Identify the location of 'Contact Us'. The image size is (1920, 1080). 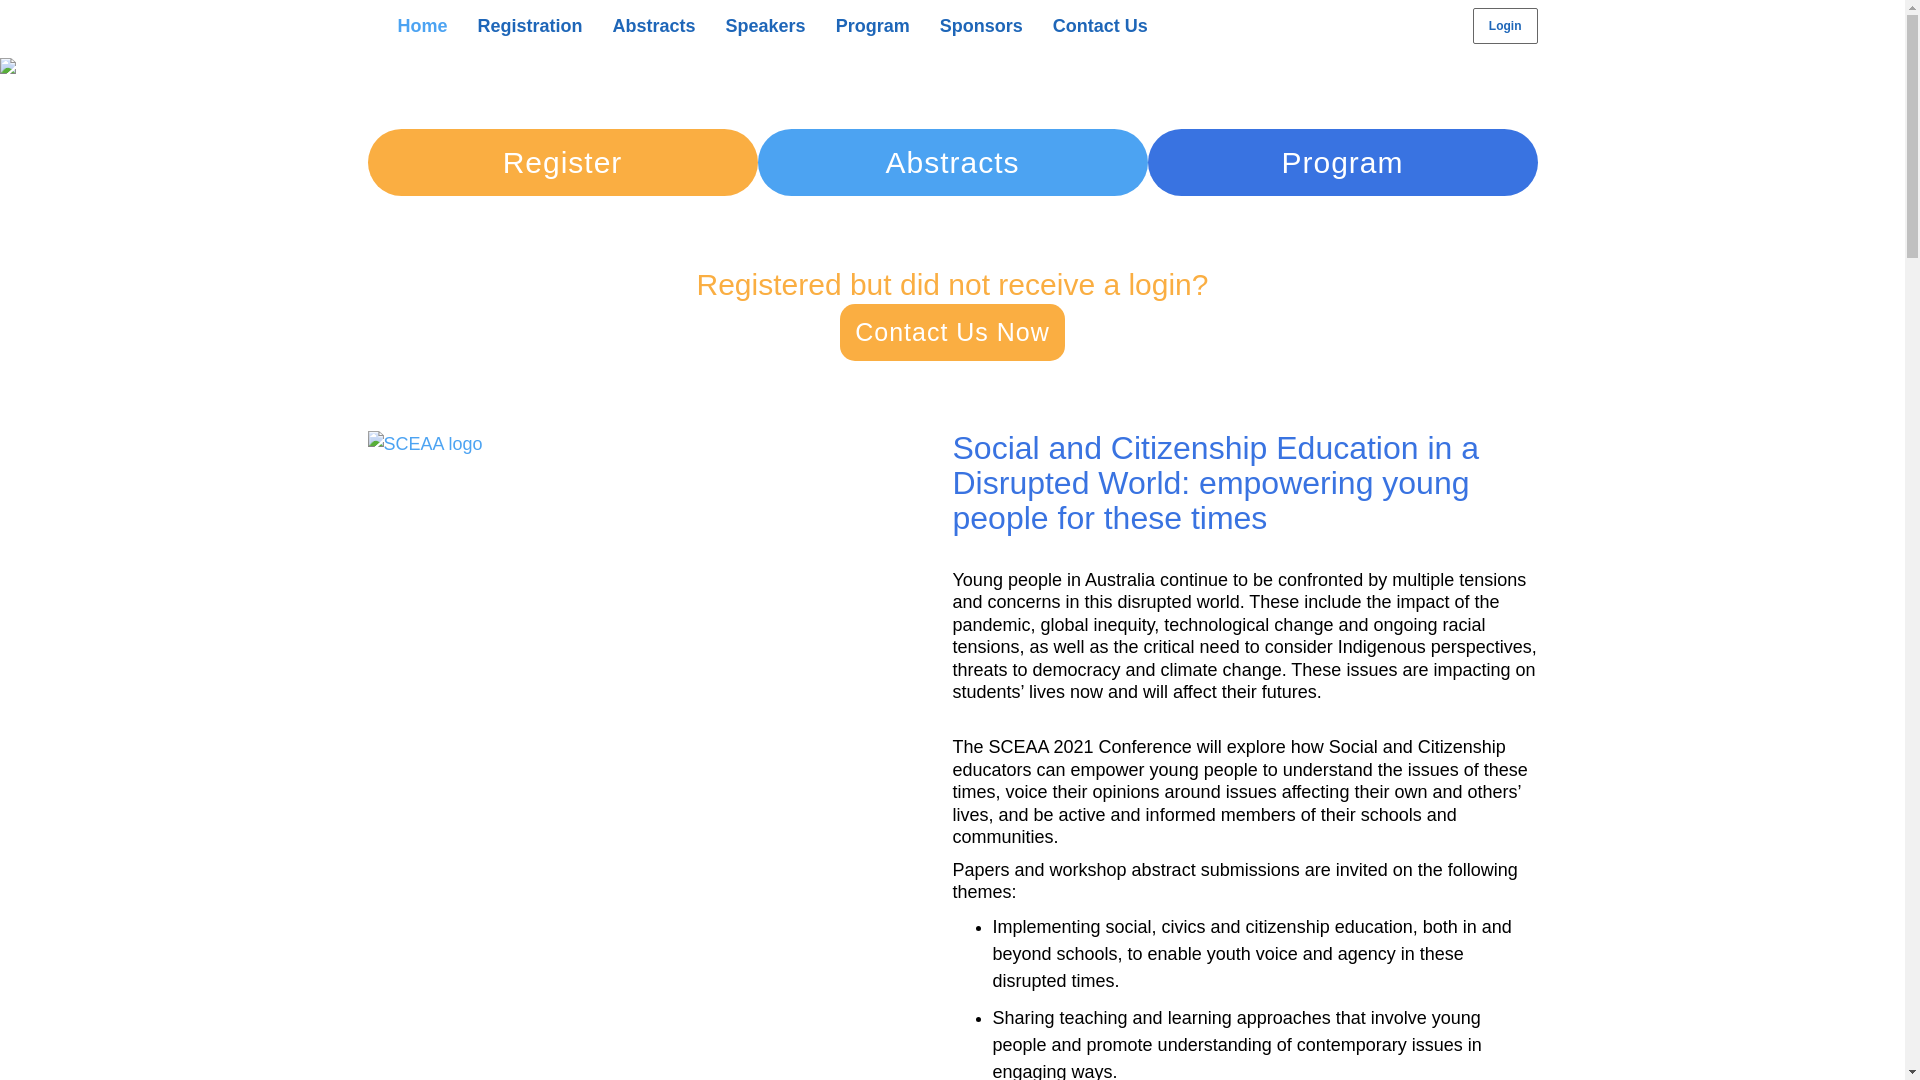
(1037, 26).